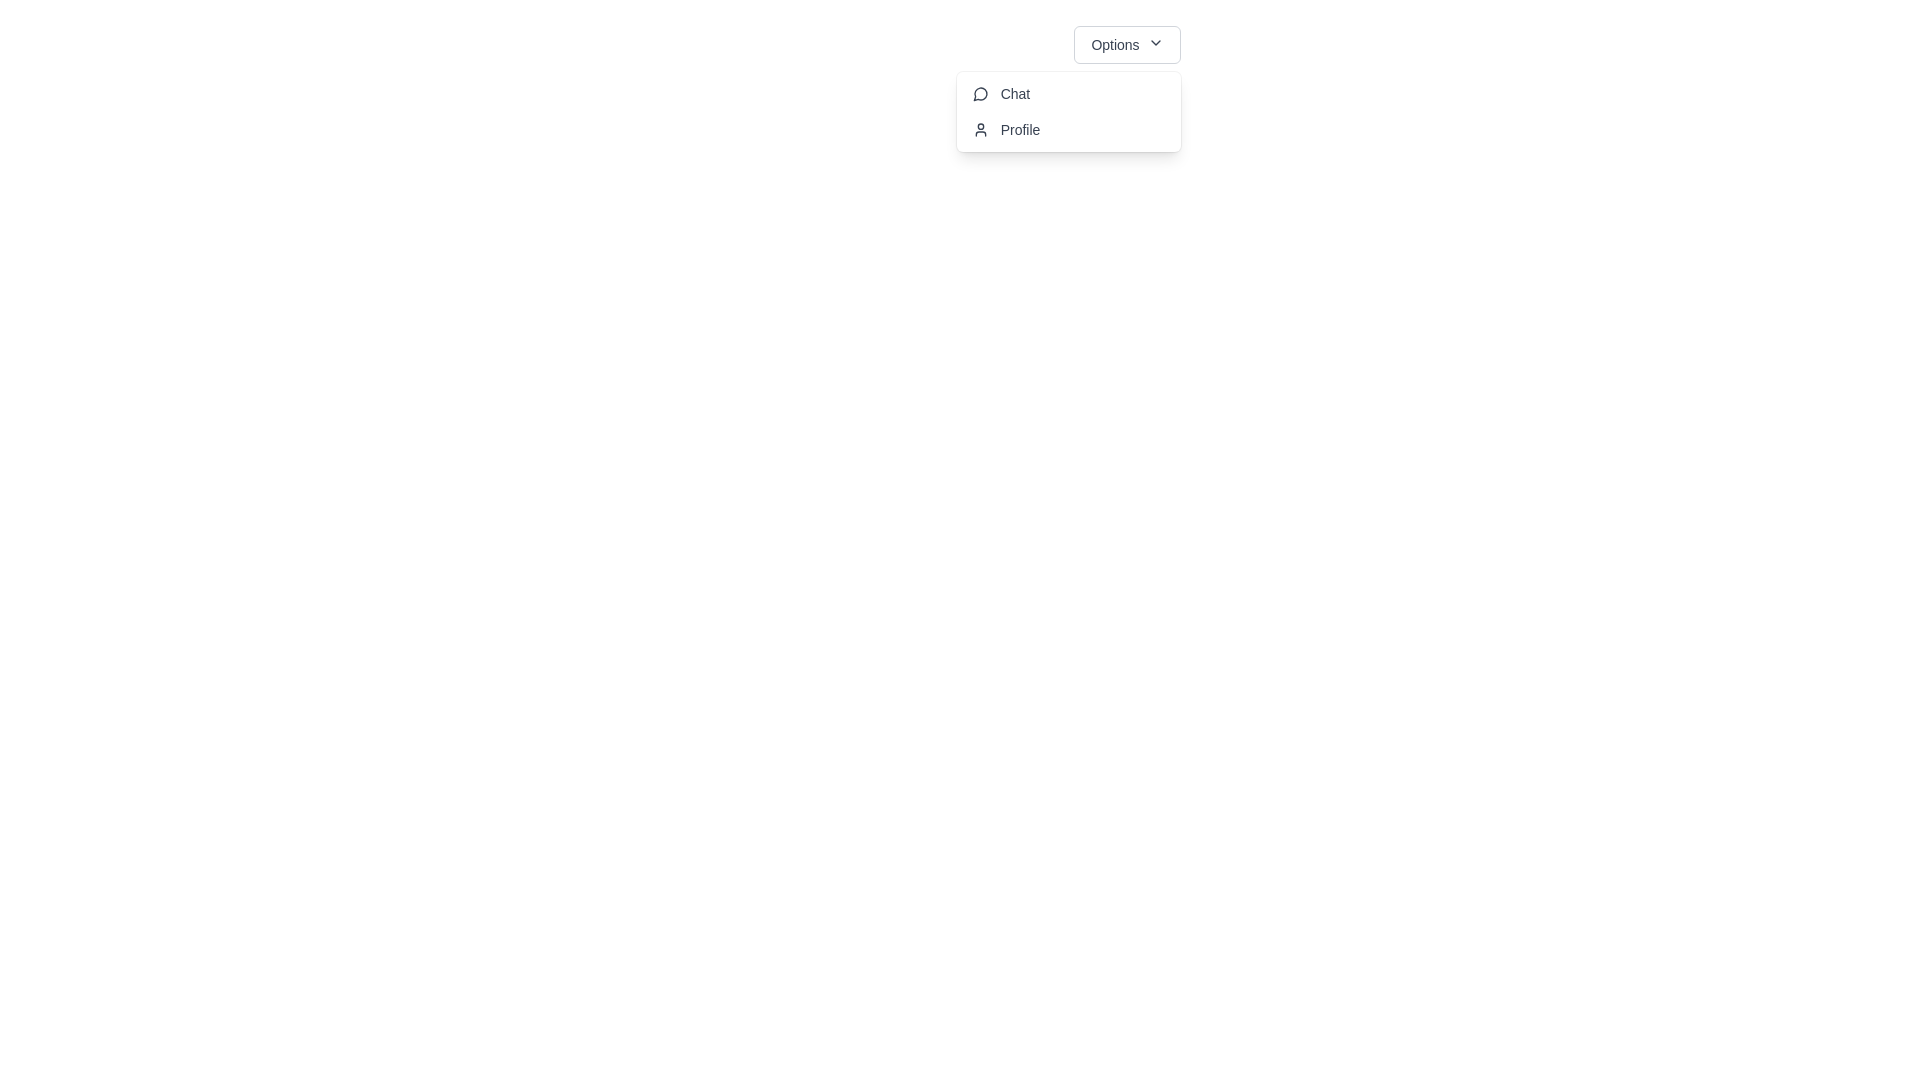  Describe the element at coordinates (1001, 93) in the screenshot. I see `the first menu item in the dropdown menu, which is represented by a dark-gray comment bubble icon followed by the word 'Chat'` at that location.